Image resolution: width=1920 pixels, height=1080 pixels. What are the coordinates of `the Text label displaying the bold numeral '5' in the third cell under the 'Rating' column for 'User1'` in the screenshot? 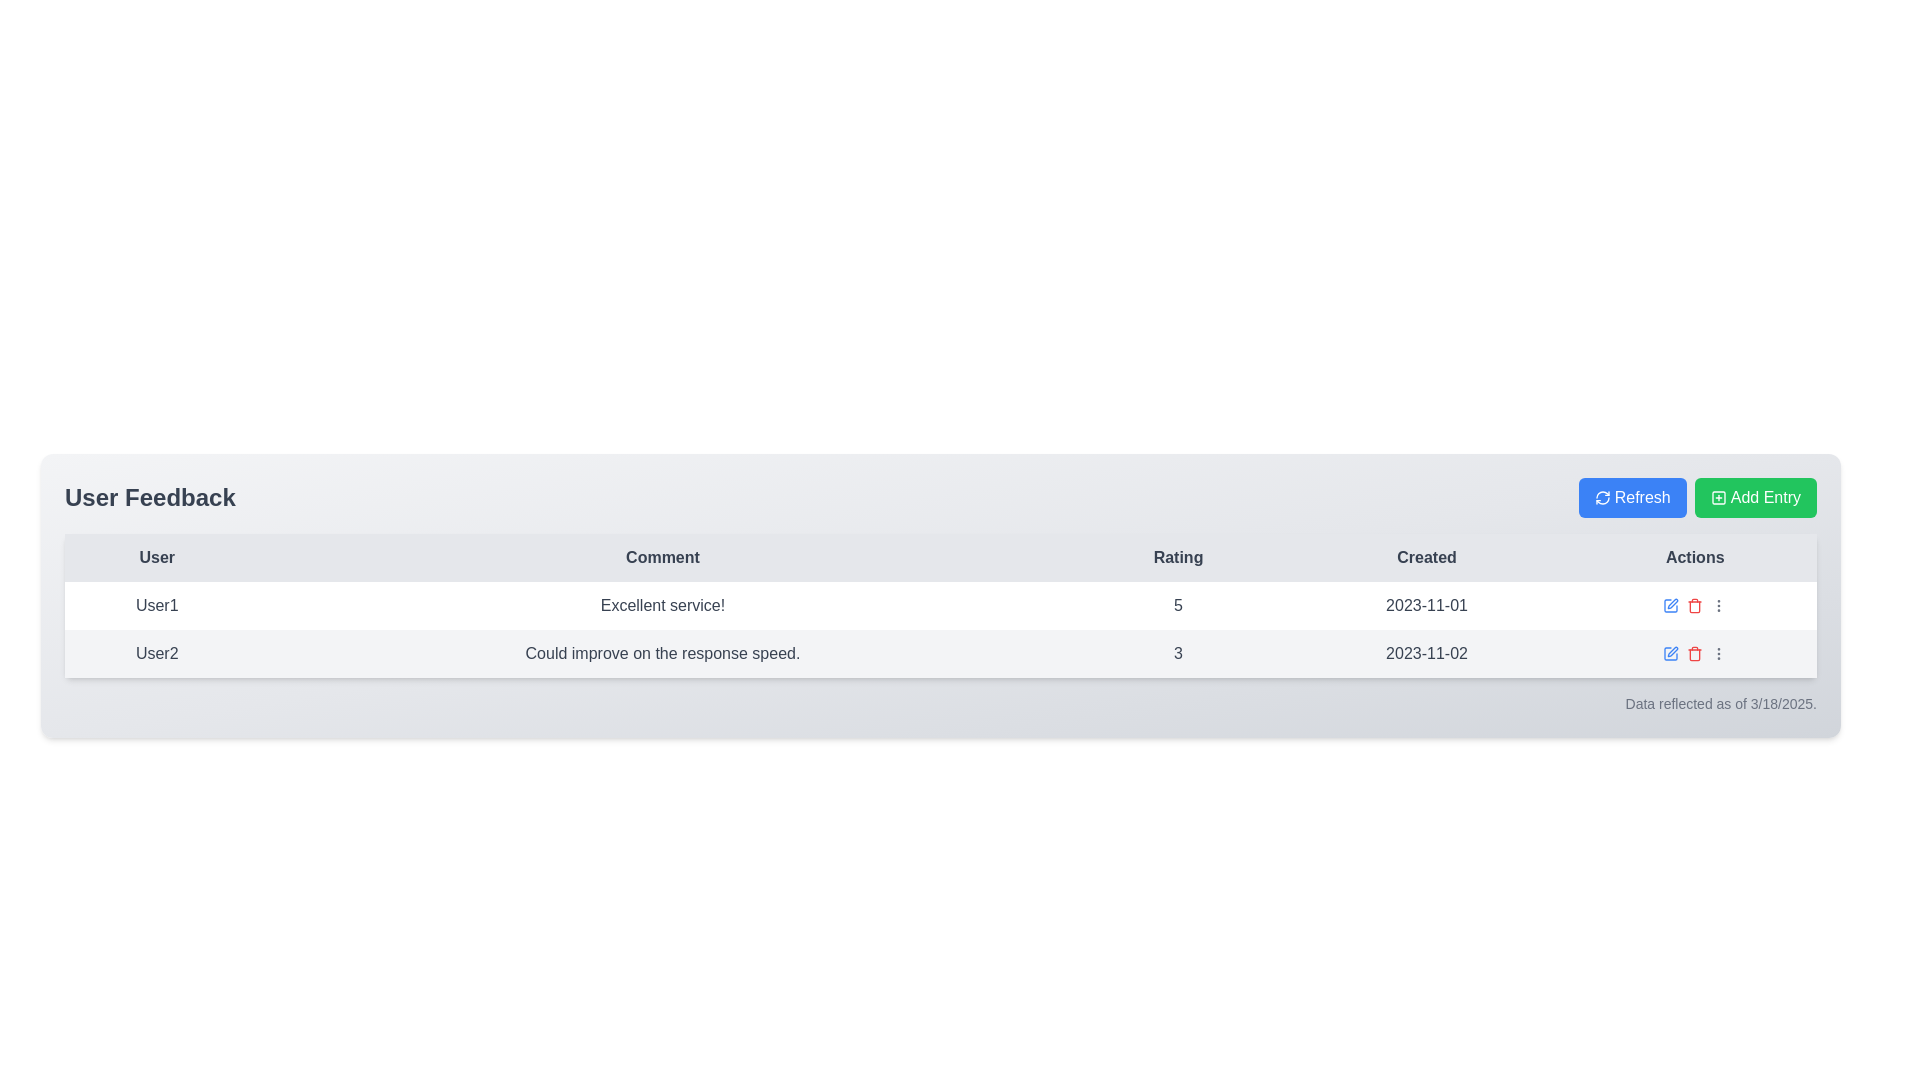 It's located at (1178, 604).